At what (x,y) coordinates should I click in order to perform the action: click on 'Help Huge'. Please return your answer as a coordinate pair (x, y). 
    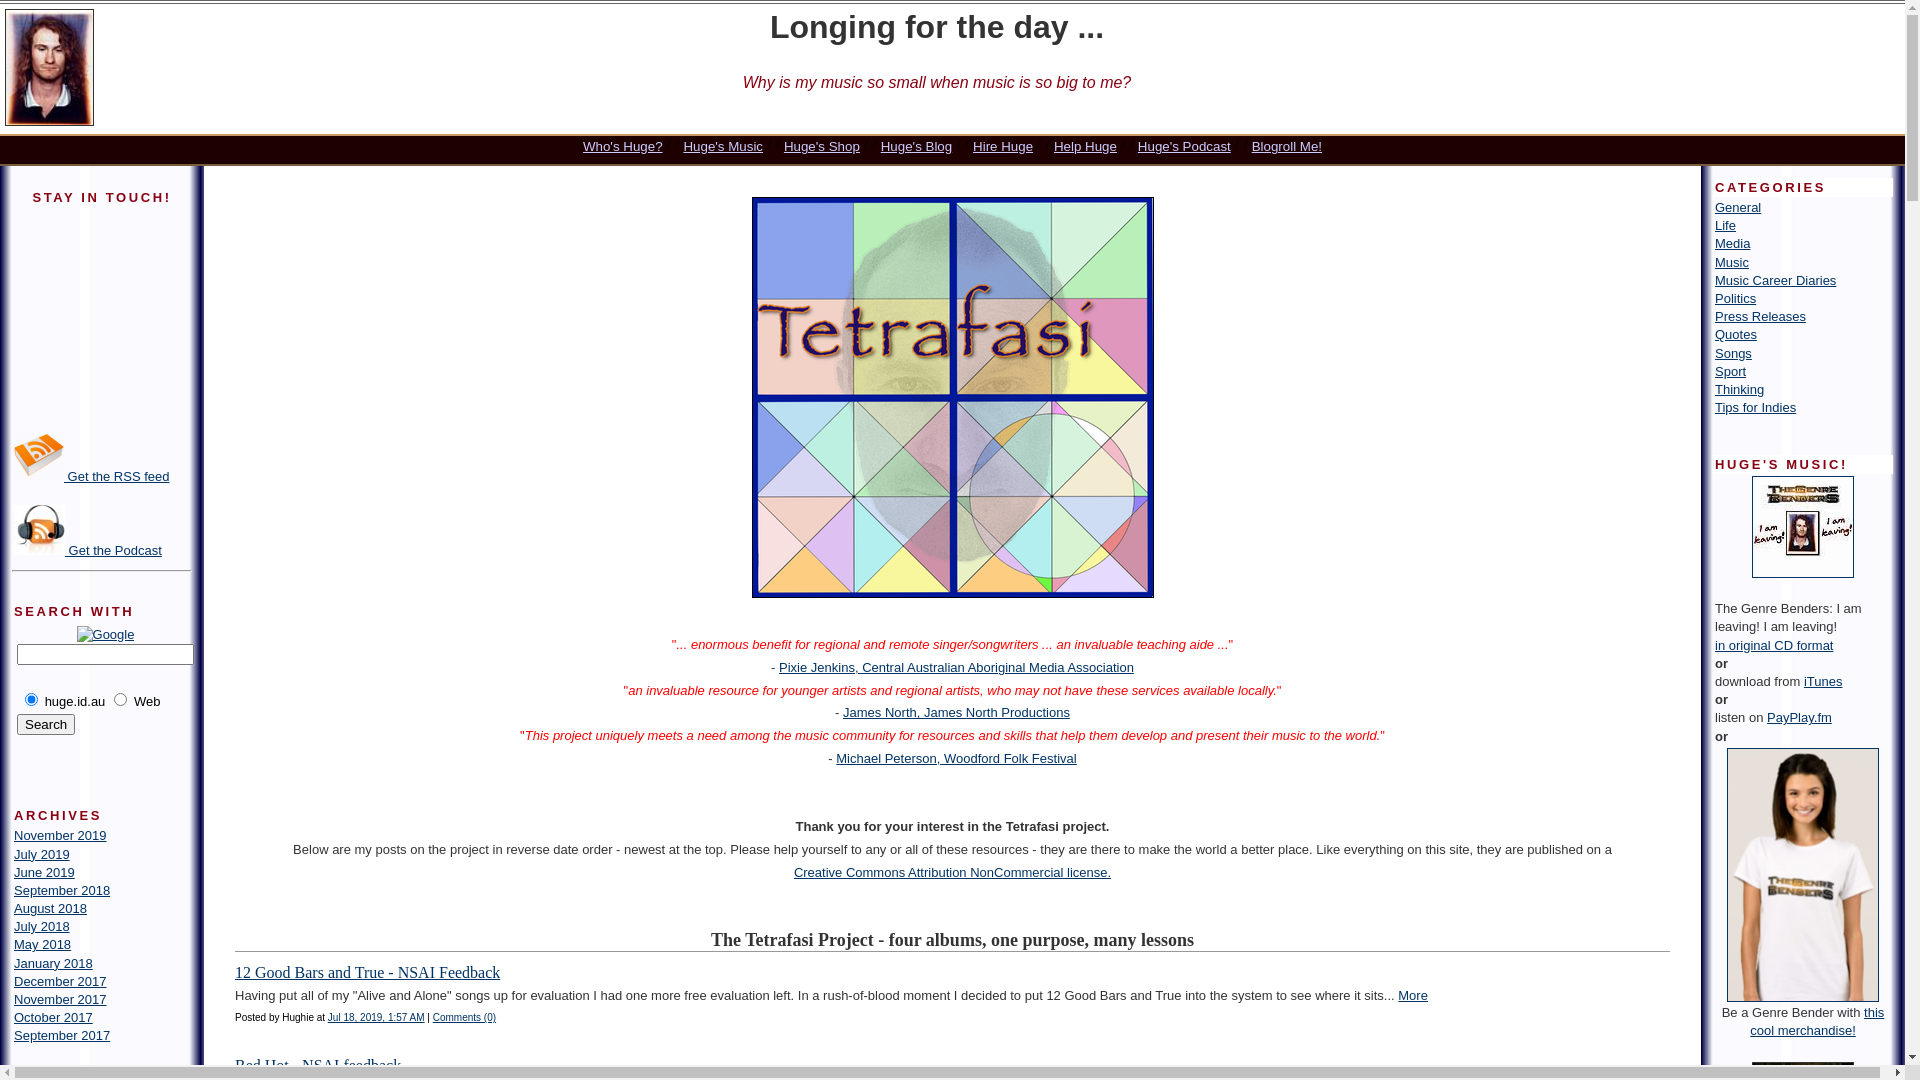
    Looking at the image, I should click on (1053, 145).